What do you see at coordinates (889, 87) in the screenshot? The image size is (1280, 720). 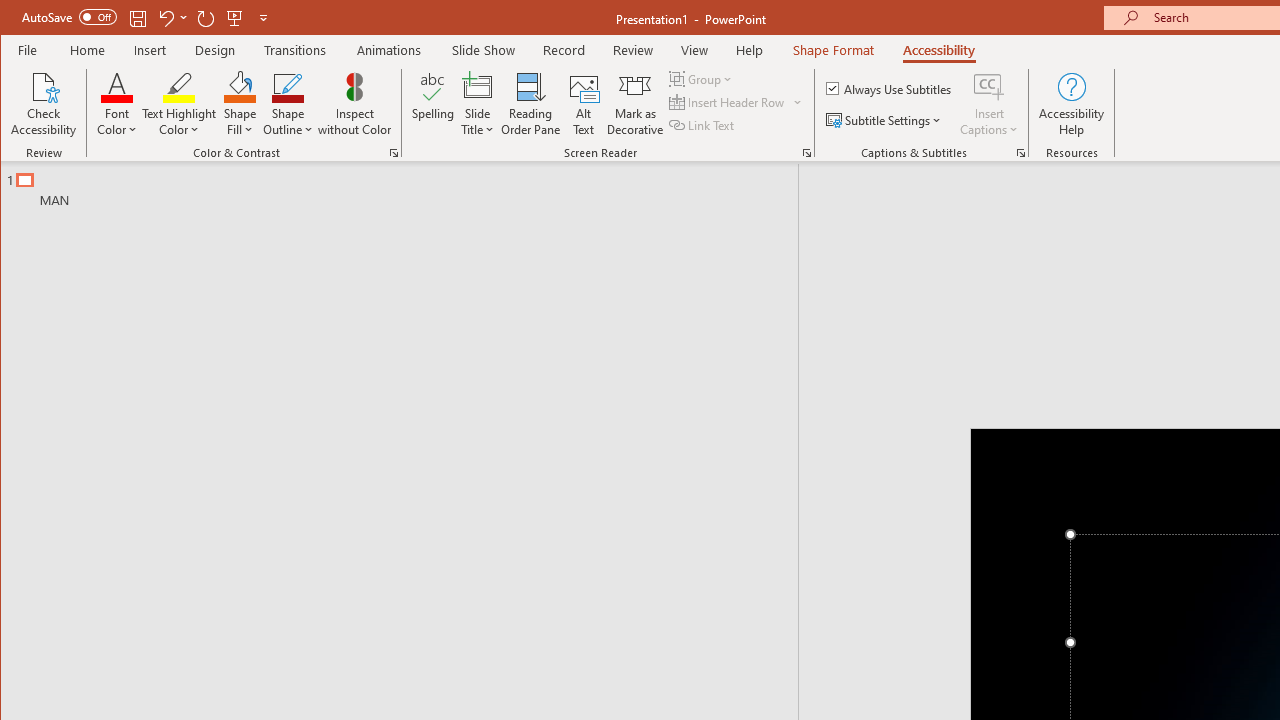 I see `'Always Use Subtitles'` at bounding box center [889, 87].